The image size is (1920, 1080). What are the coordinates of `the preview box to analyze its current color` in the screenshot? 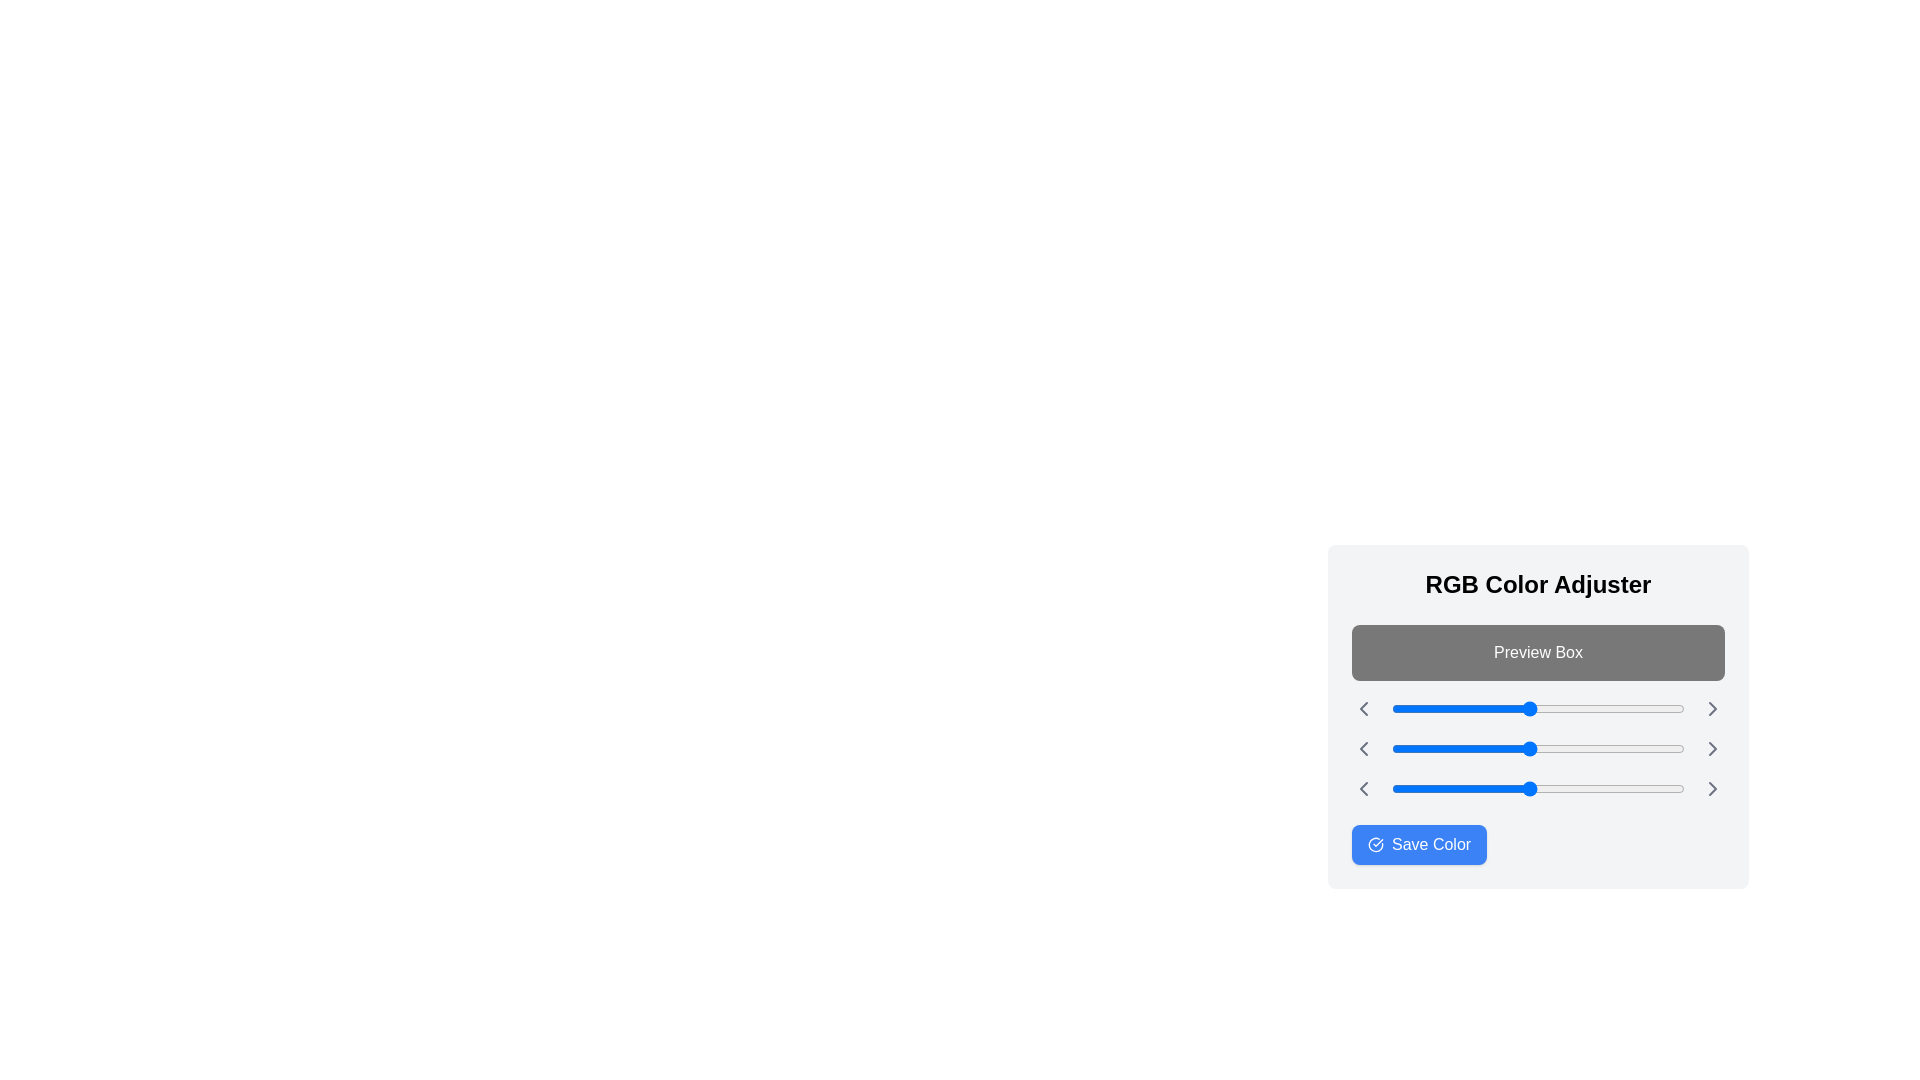 It's located at (1537, 652).